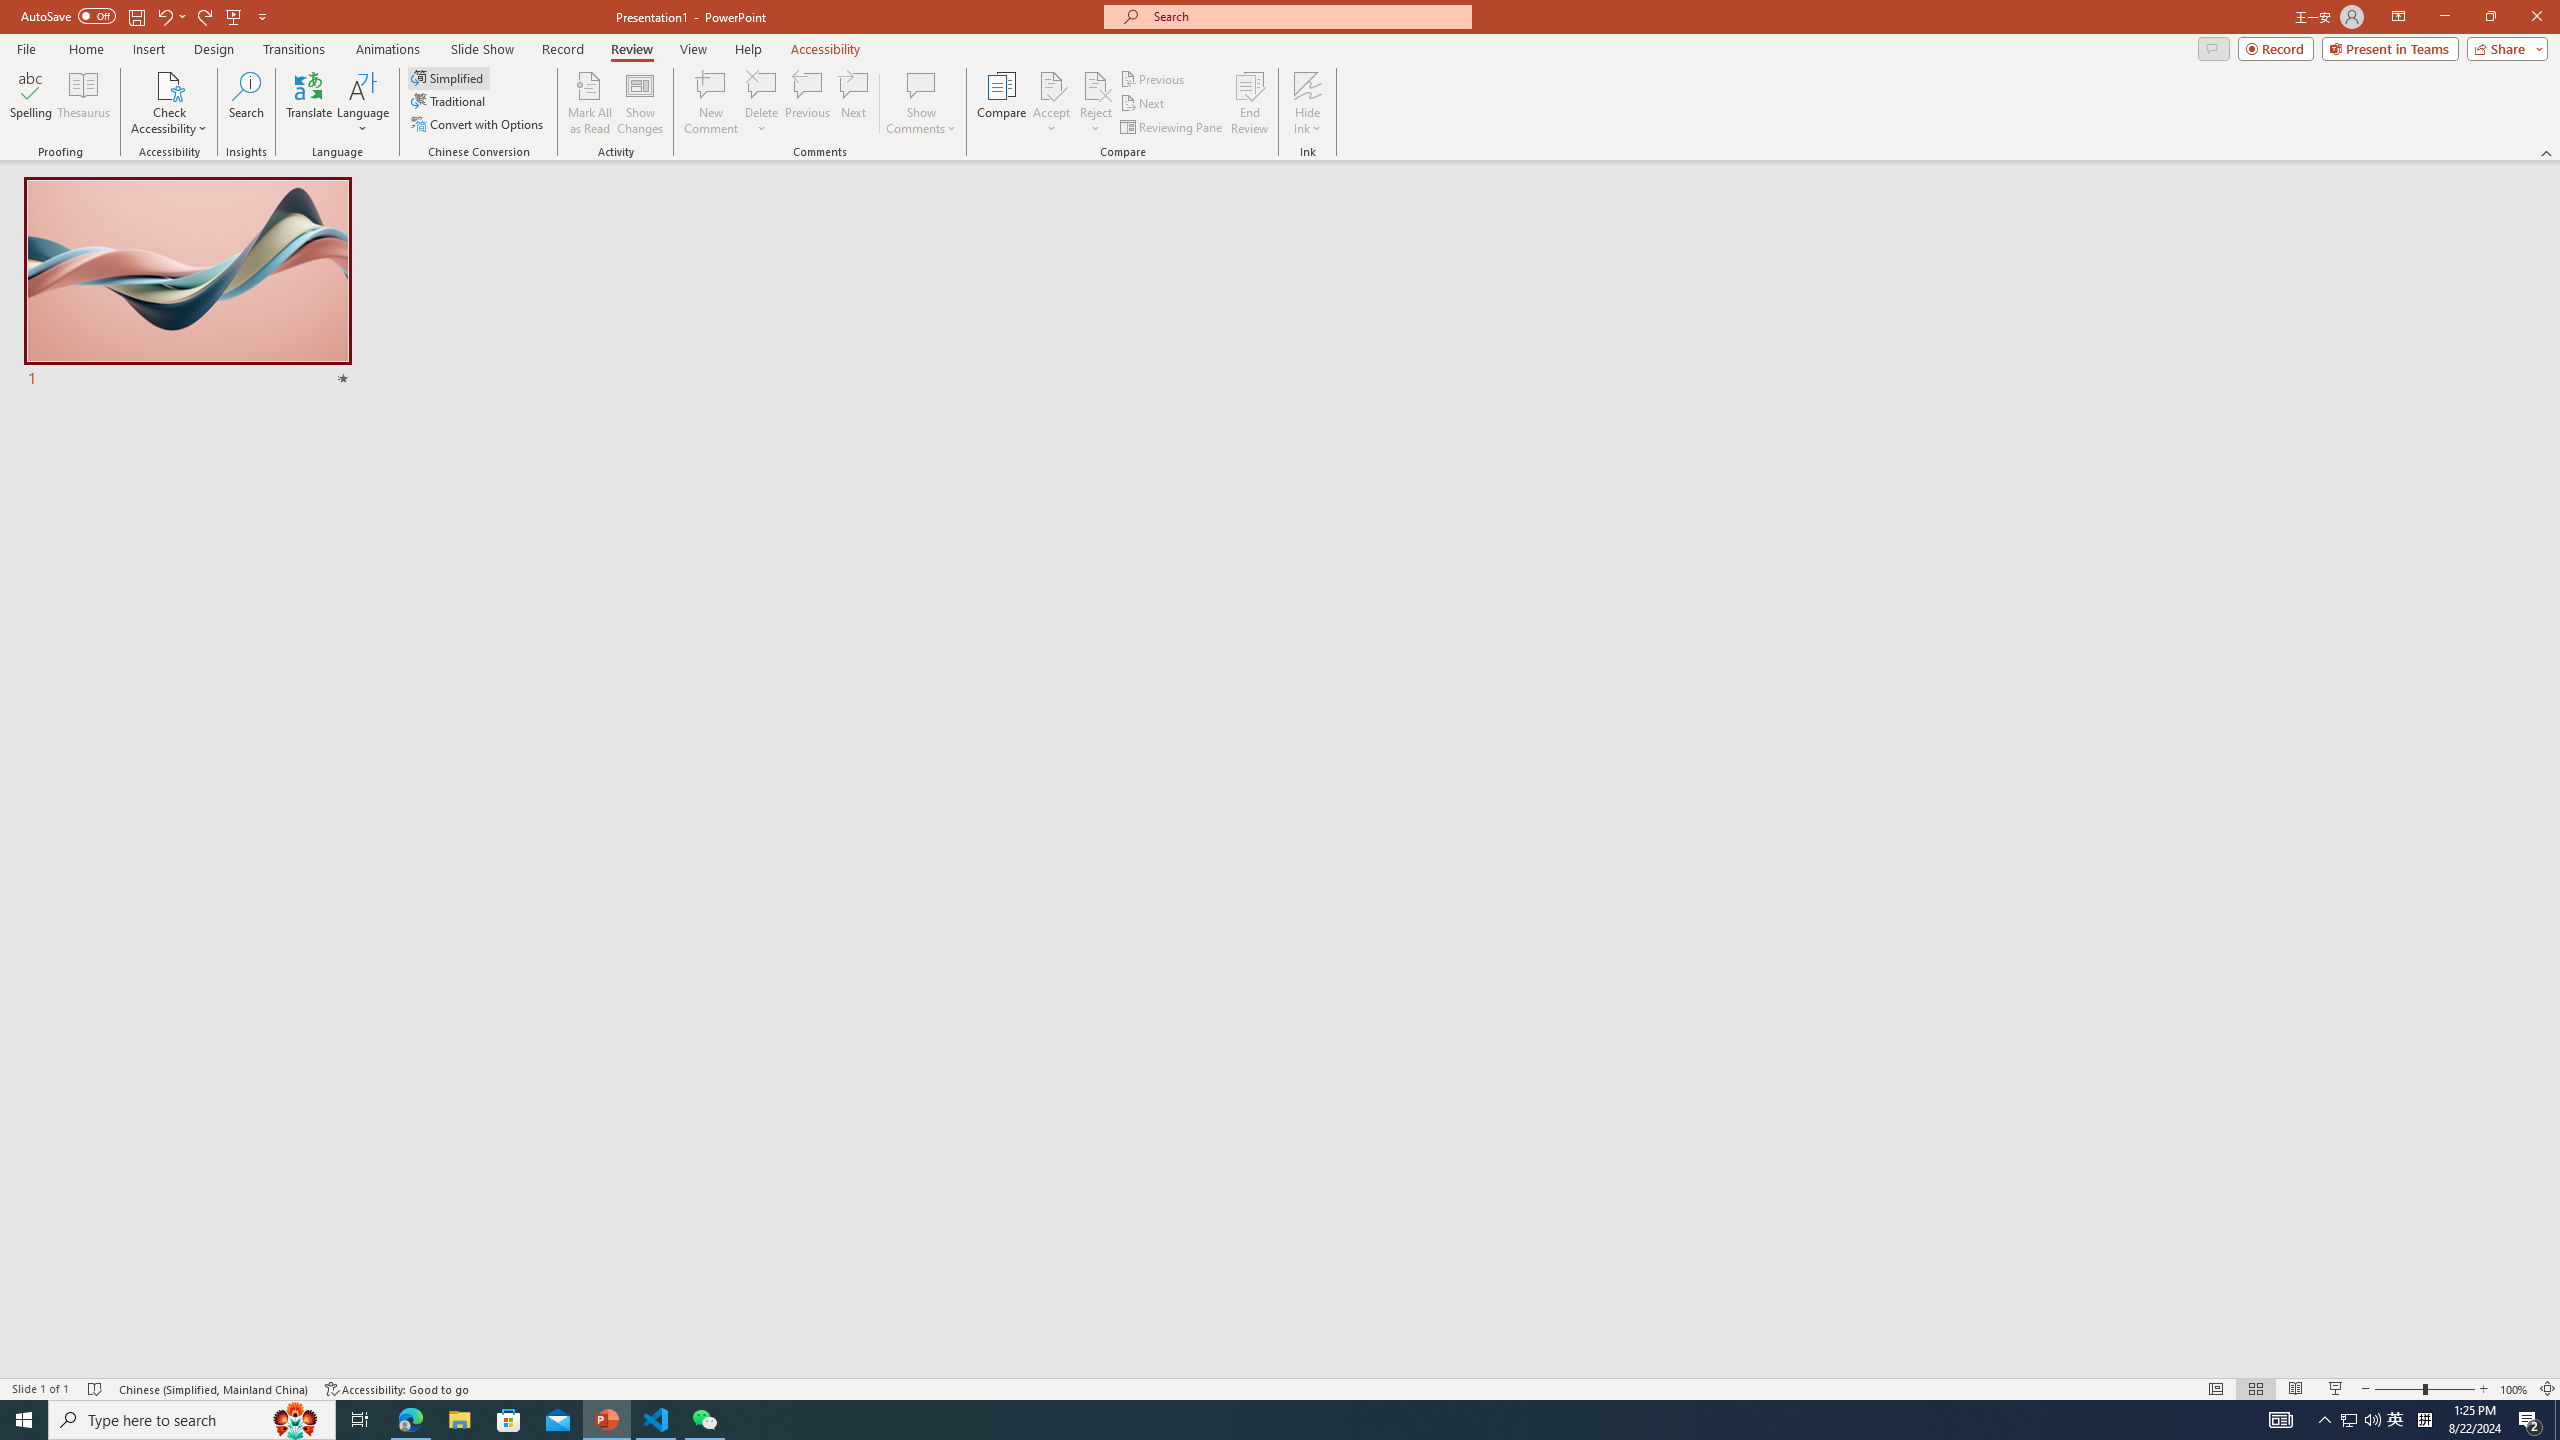 The image size is (2560, 1440). I want to click on 'View', so click(694, 49).